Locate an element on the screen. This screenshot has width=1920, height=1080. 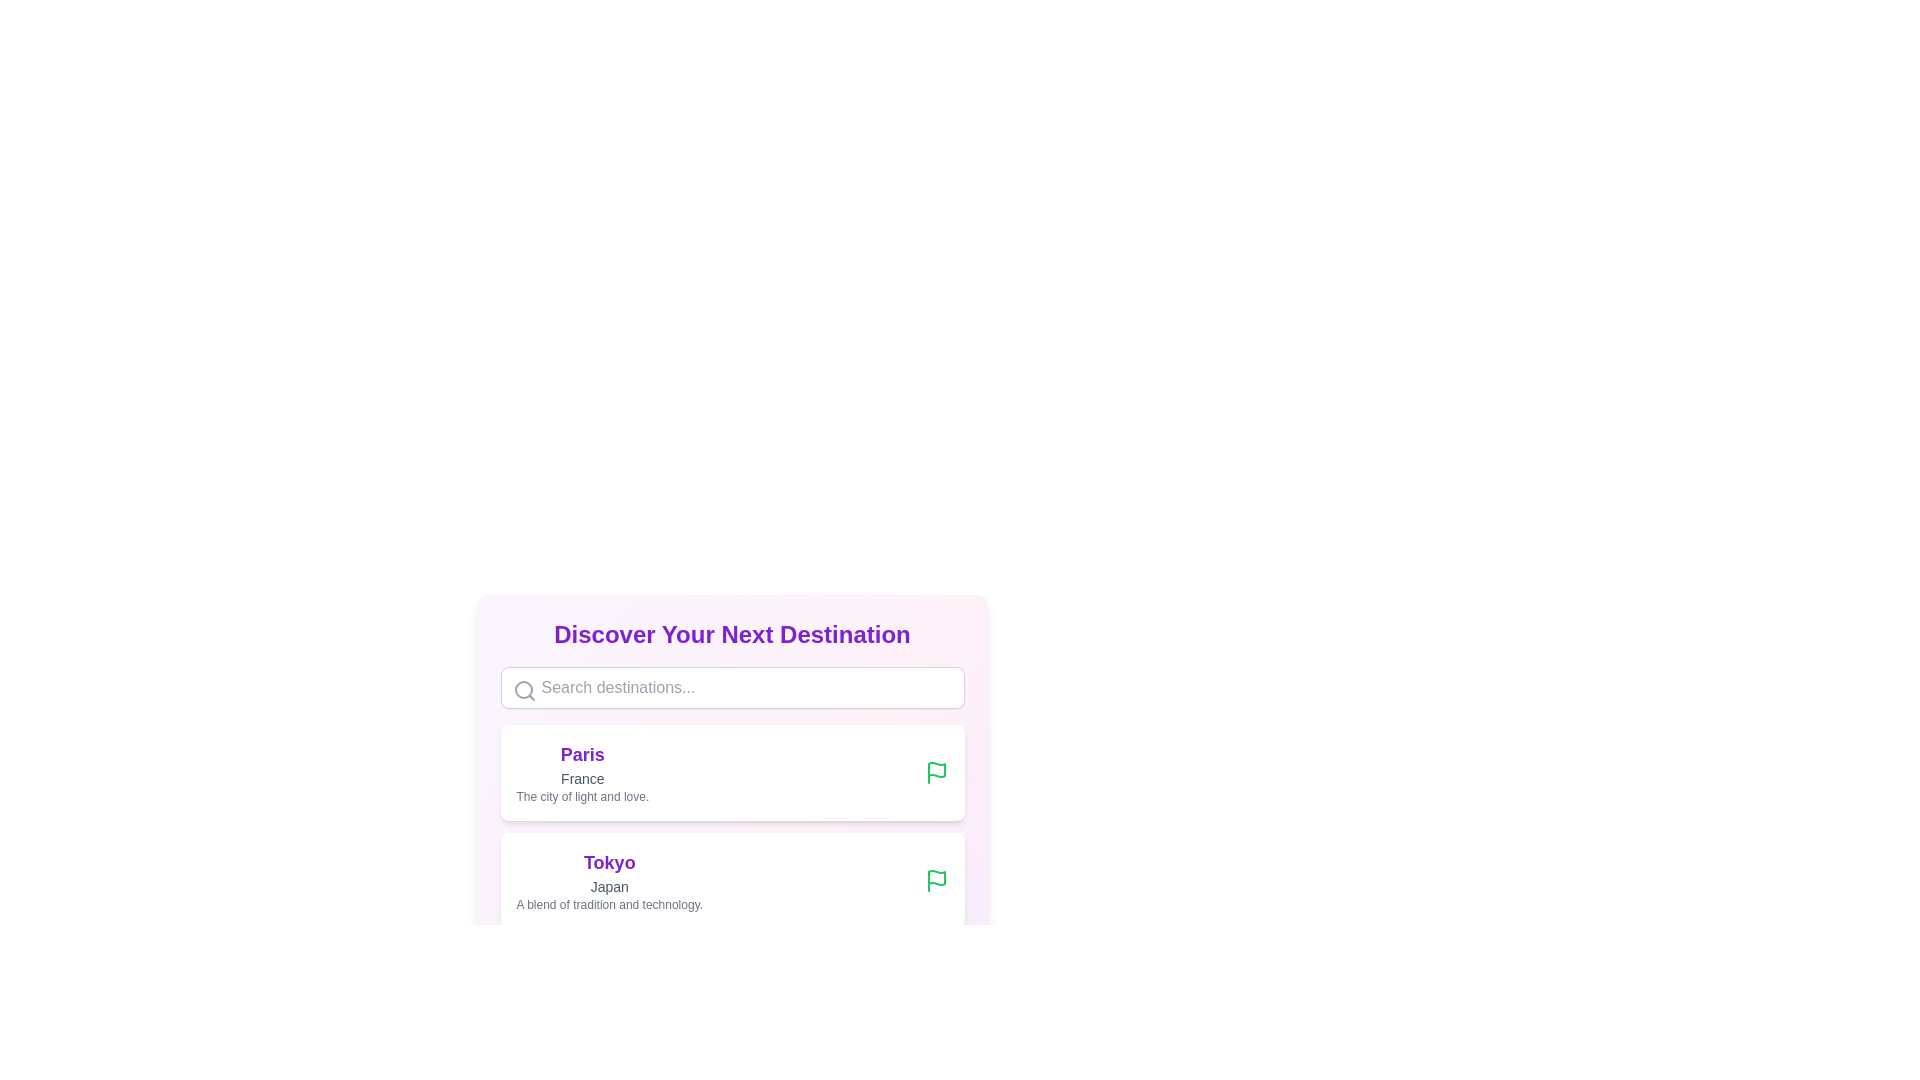
text label that serves as the title for the content describing the destination 'Tokyo' is located at coordinates (608, 862).